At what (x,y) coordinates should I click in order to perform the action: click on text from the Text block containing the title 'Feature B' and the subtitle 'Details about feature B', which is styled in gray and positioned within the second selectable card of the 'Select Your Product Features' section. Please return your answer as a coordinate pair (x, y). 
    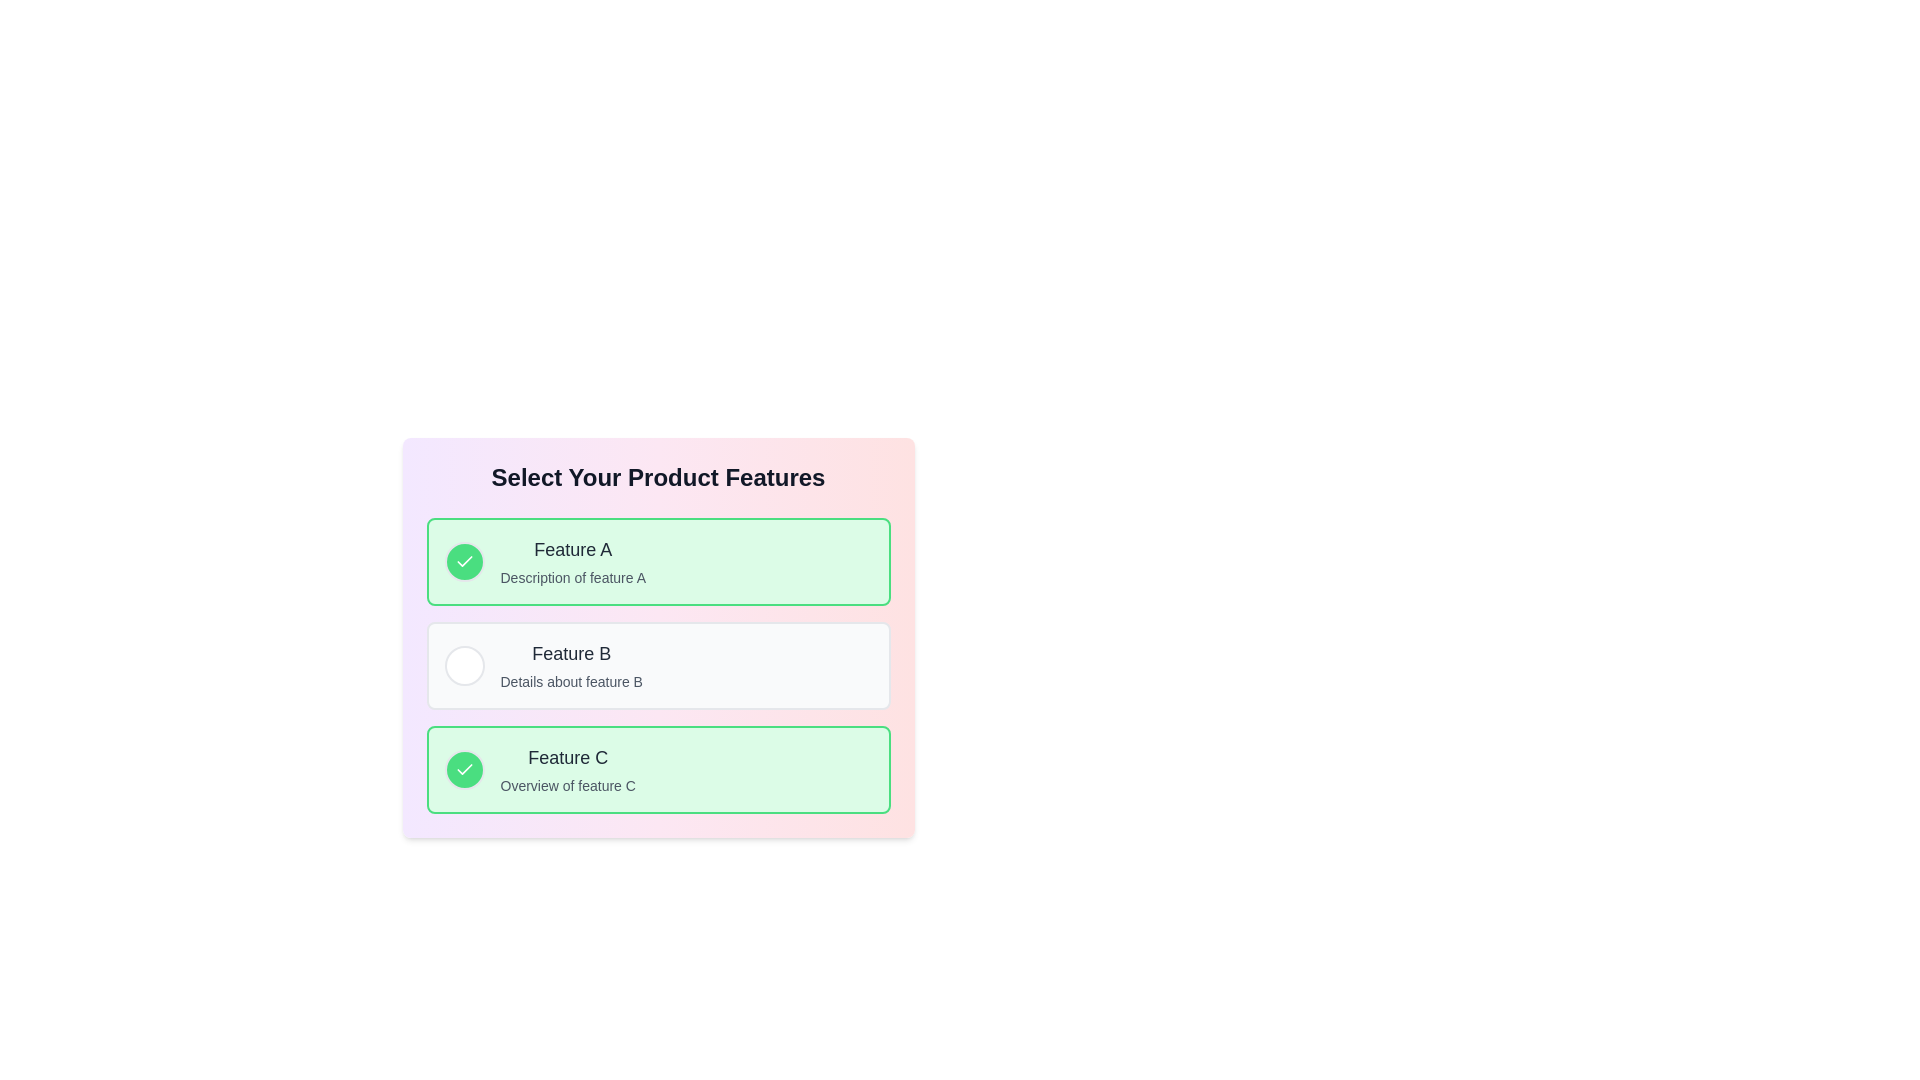
    Looking at the image, I should click on (570, 666).